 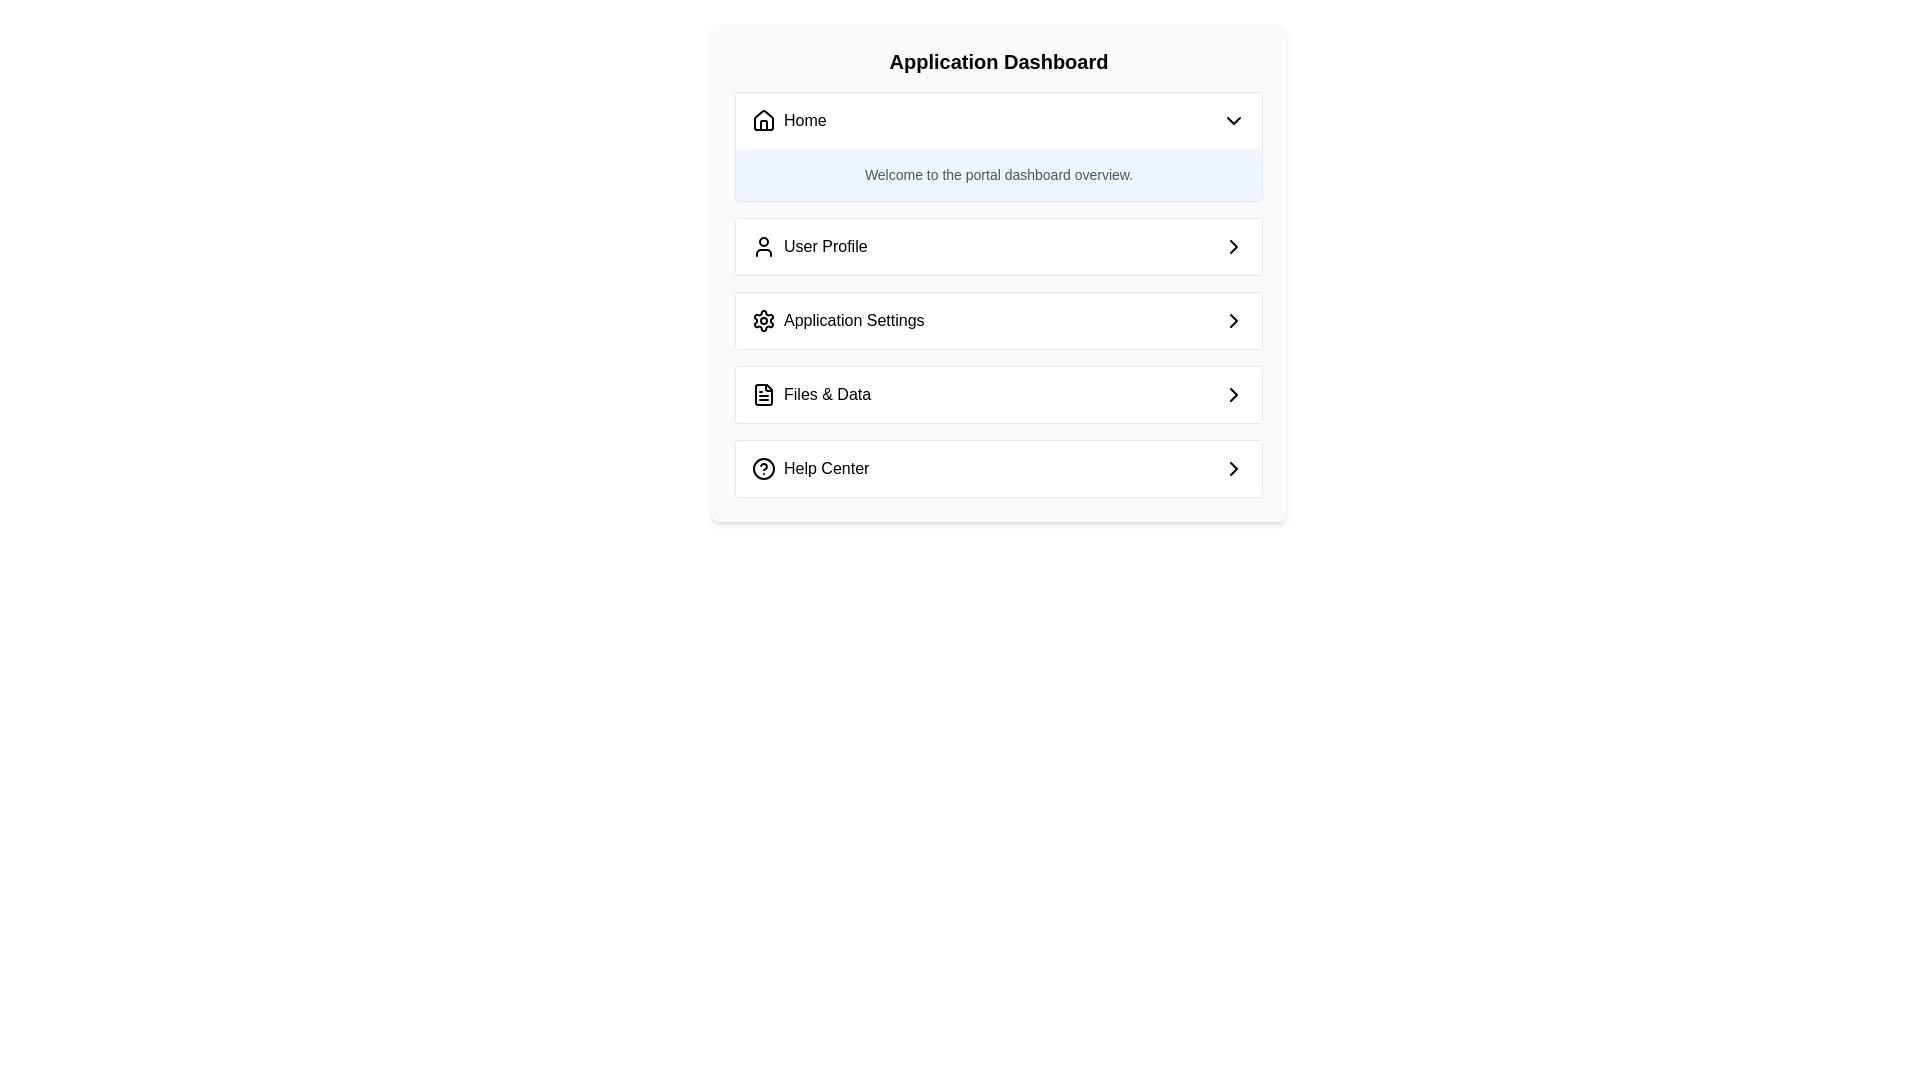 I want to click on the leading icon for the 'Files & Data' menu item, which is the fourth option in a vertical list of menu items on the application dashboard, so click(x=762, y=394).